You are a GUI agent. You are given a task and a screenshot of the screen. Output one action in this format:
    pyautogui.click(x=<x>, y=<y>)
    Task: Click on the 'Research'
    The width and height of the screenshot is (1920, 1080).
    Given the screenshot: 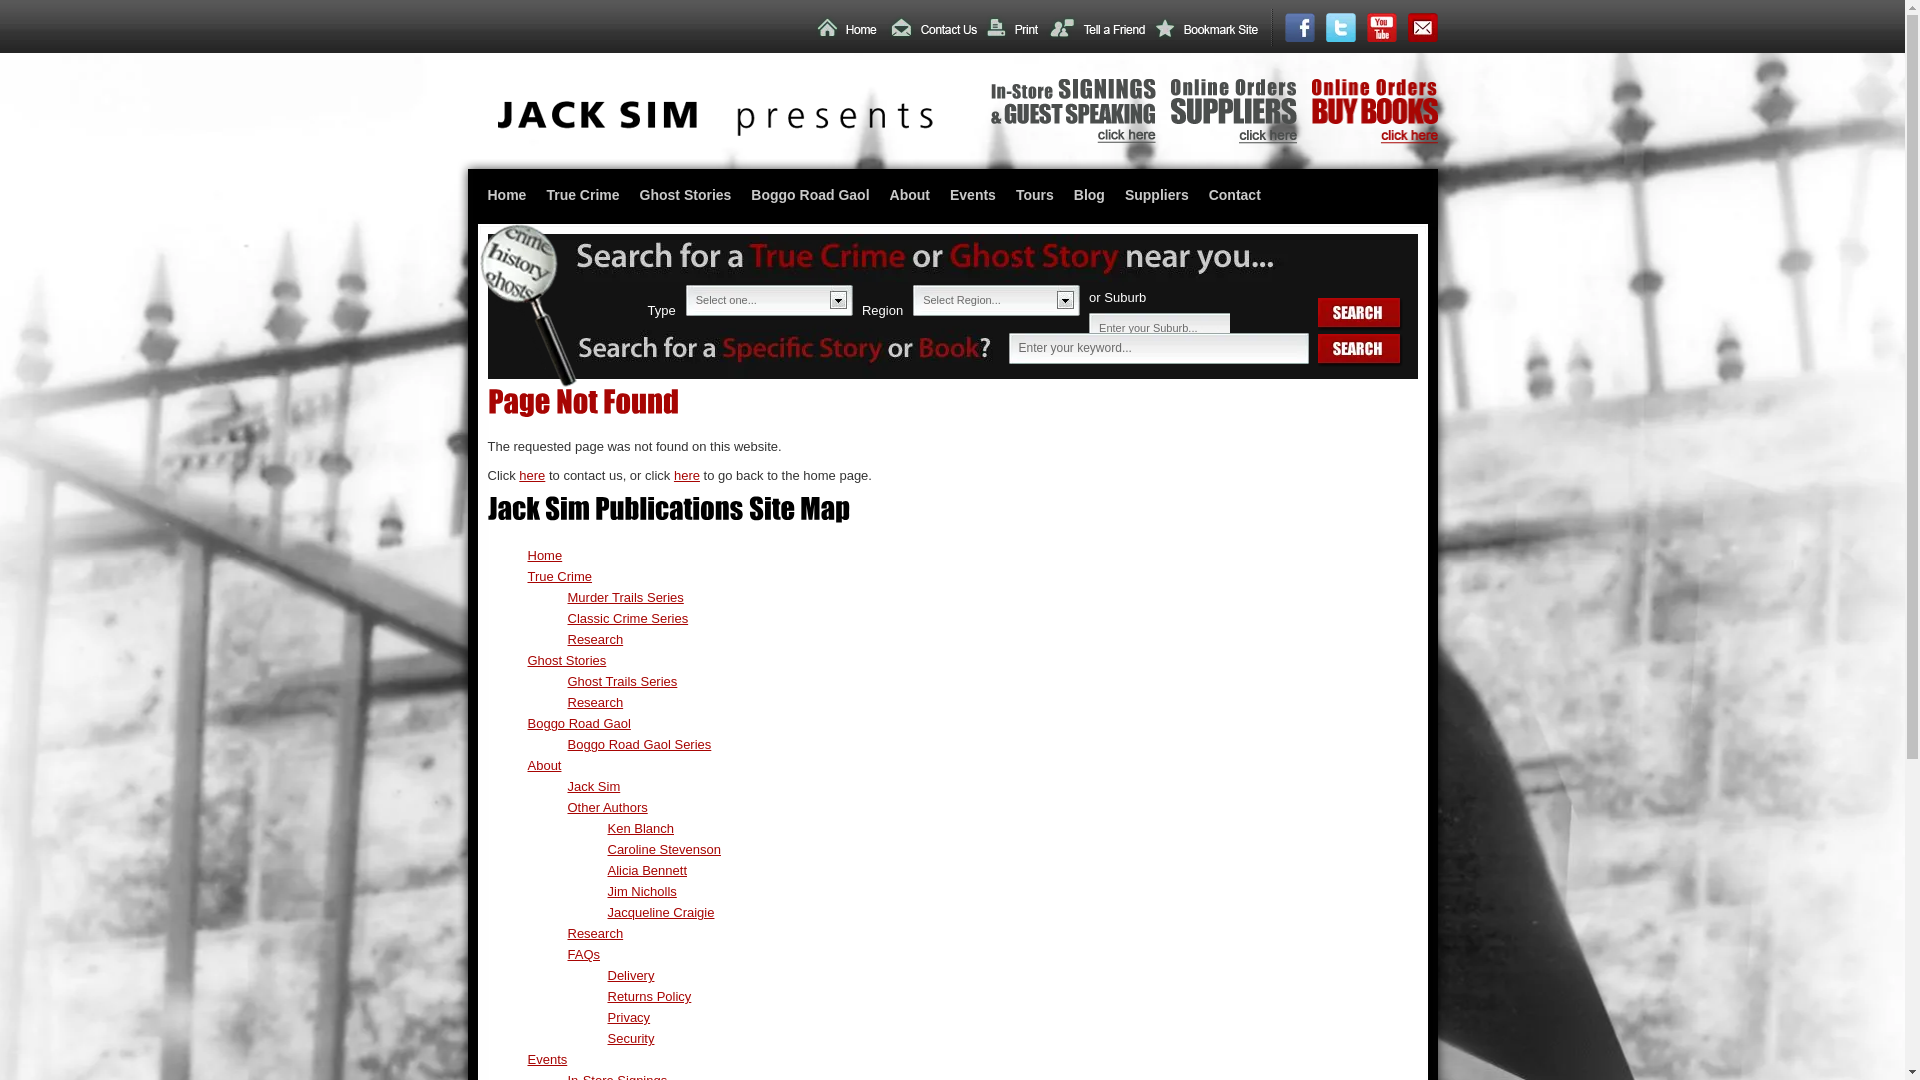 What is the action you would take?
    pyautogui.click(x=594, y=639)
    